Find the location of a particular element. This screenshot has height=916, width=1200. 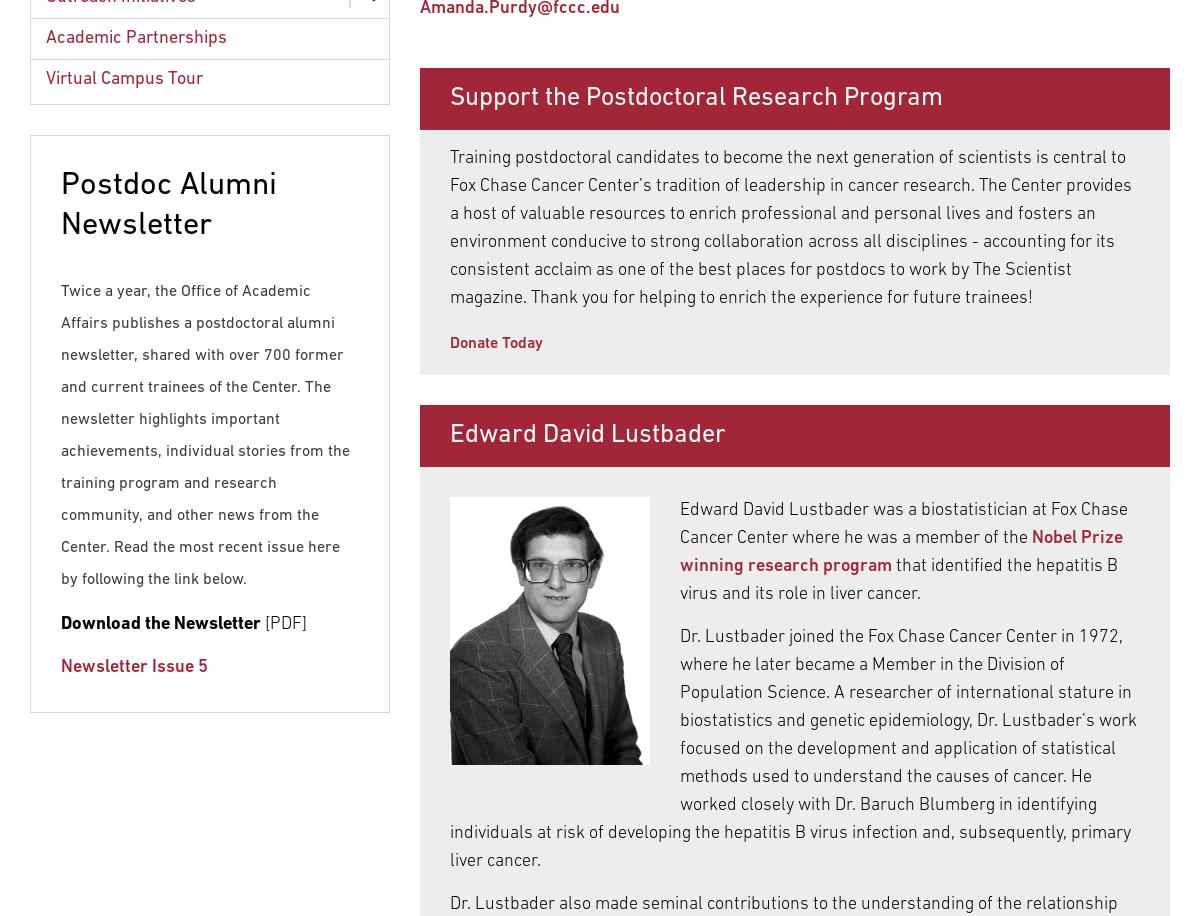

'Download the Newsletter' is located at coordinates (60, 623).